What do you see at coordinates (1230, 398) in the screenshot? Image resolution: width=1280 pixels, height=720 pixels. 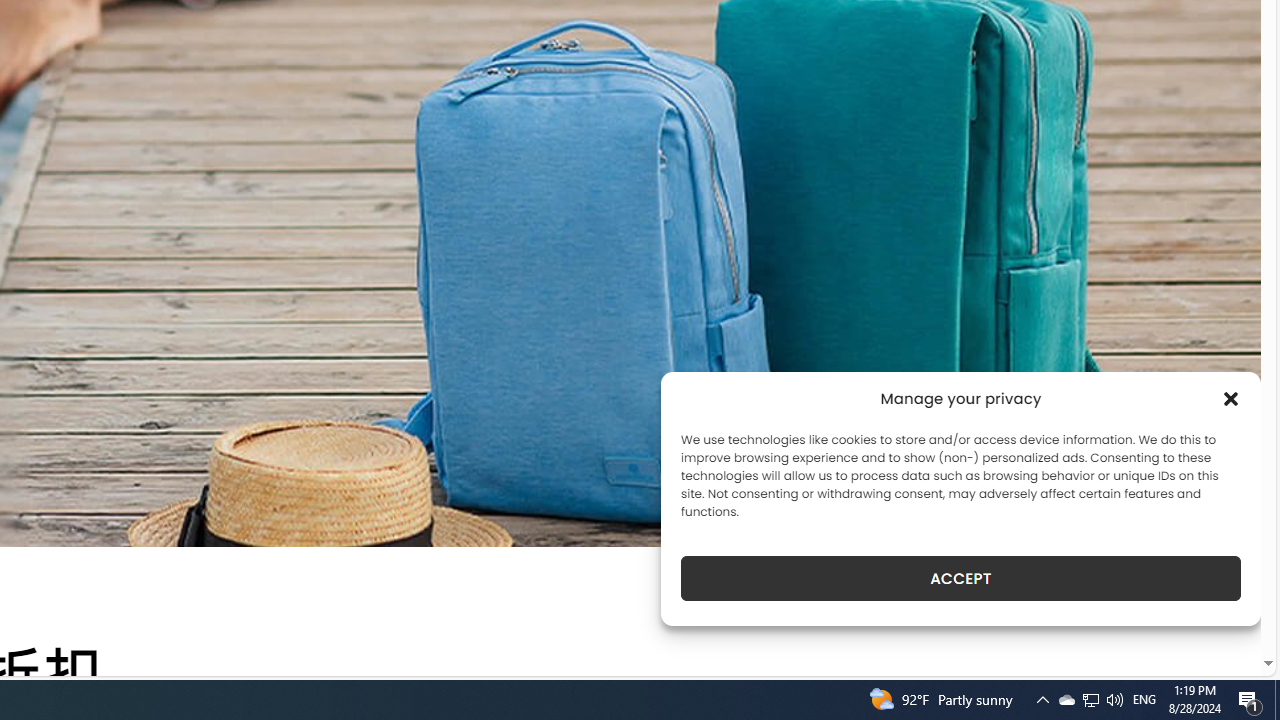 I see `'Class: cmplz-close'` at bounding box center [1230, 398].